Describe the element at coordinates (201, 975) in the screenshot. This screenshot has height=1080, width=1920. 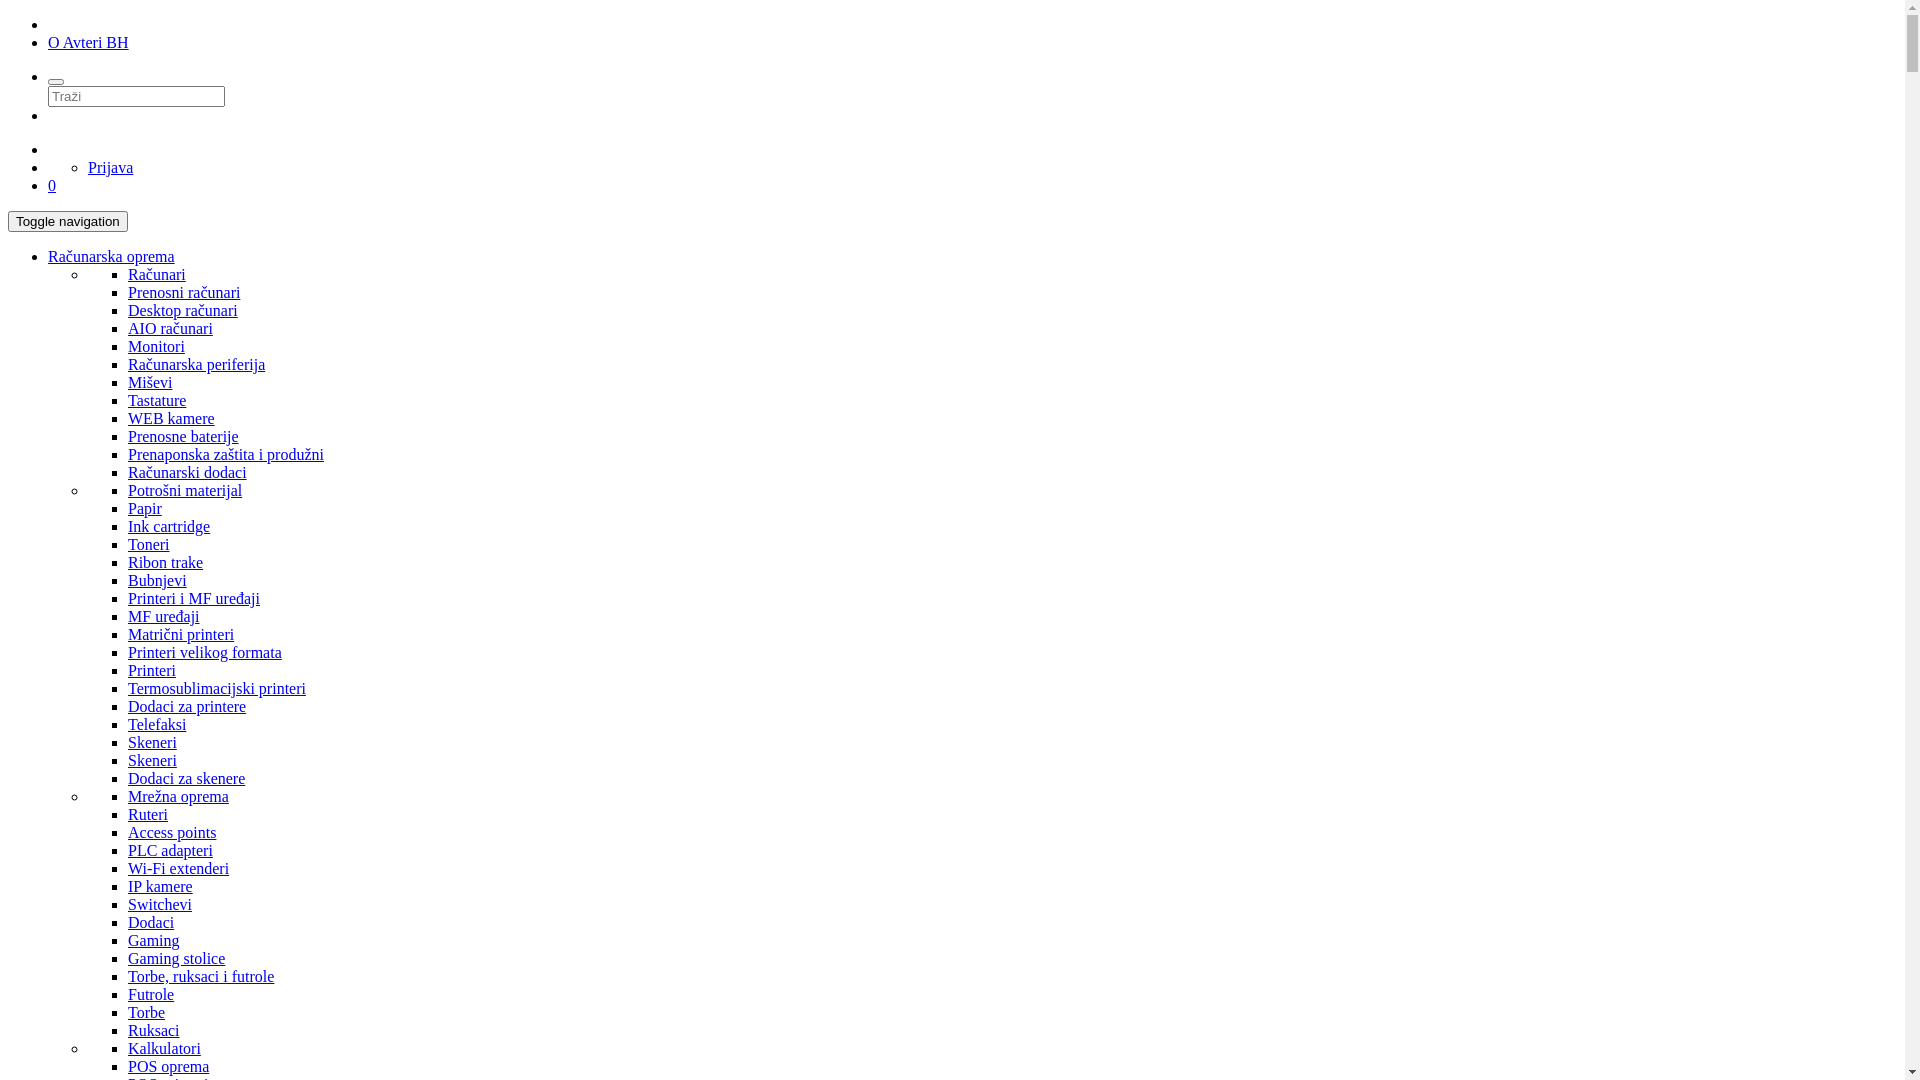
I see `'Torbe, ruksaci i futrole'` at that location.